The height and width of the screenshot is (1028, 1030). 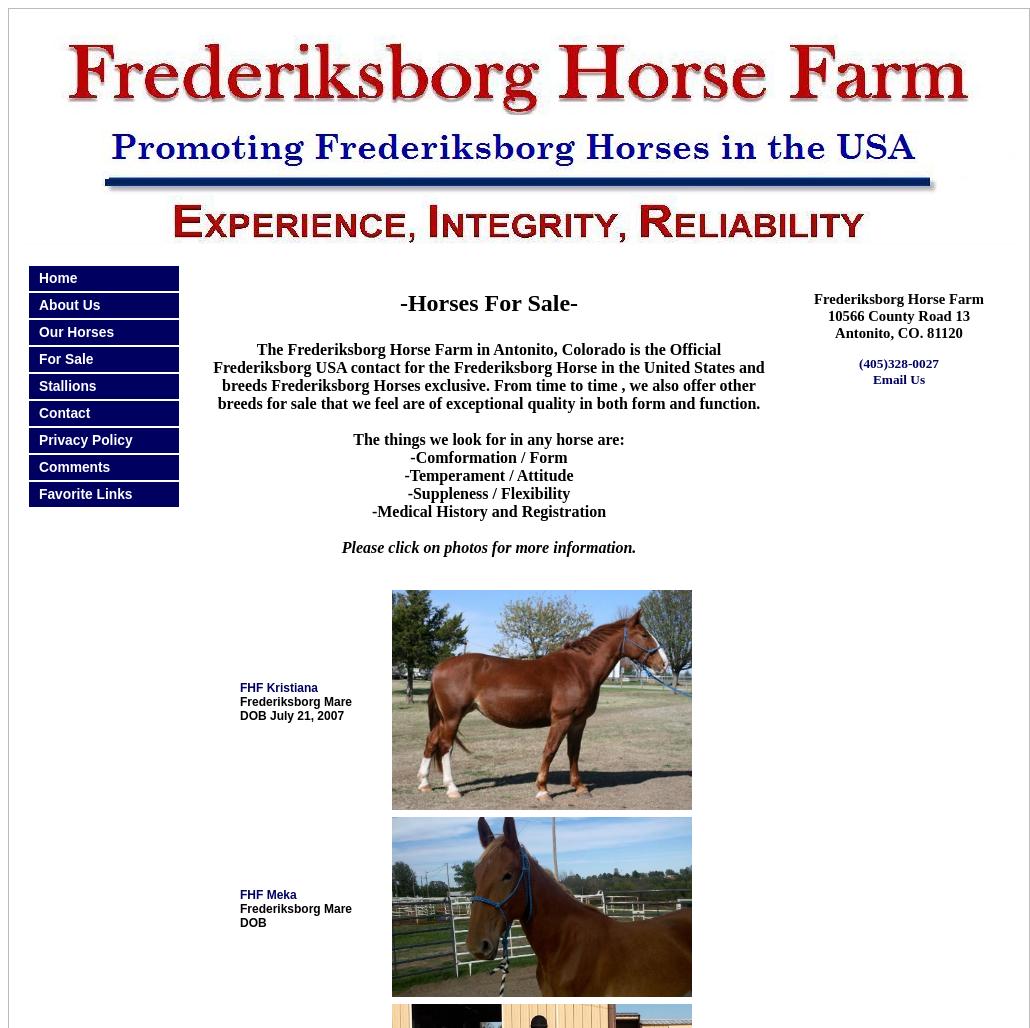 What do you see at coordinates (898, 362) in the screenshot?
I see `'(405)328-0027'` at bounding box center [898, 362].